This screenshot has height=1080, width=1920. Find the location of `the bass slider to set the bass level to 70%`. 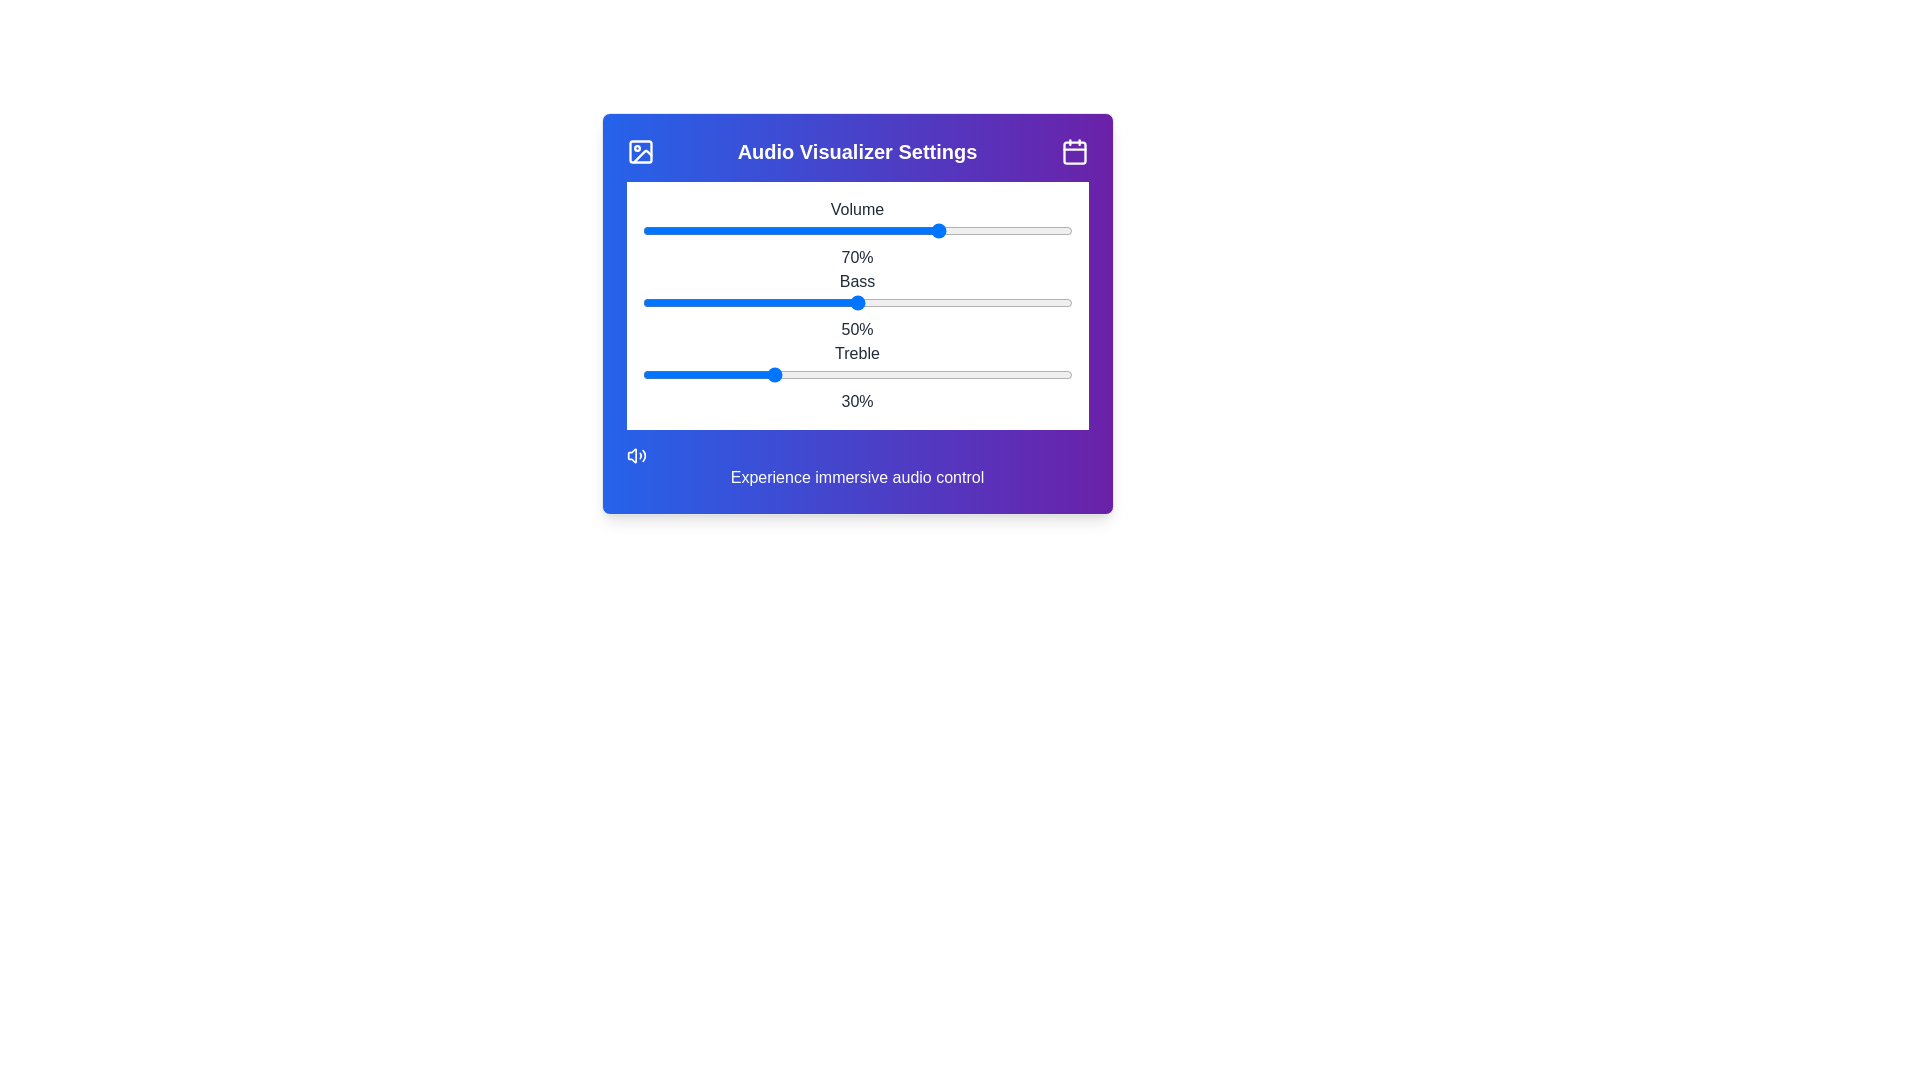

the bass slider to set the bass level to 70% is located at coordinates (942, 303).